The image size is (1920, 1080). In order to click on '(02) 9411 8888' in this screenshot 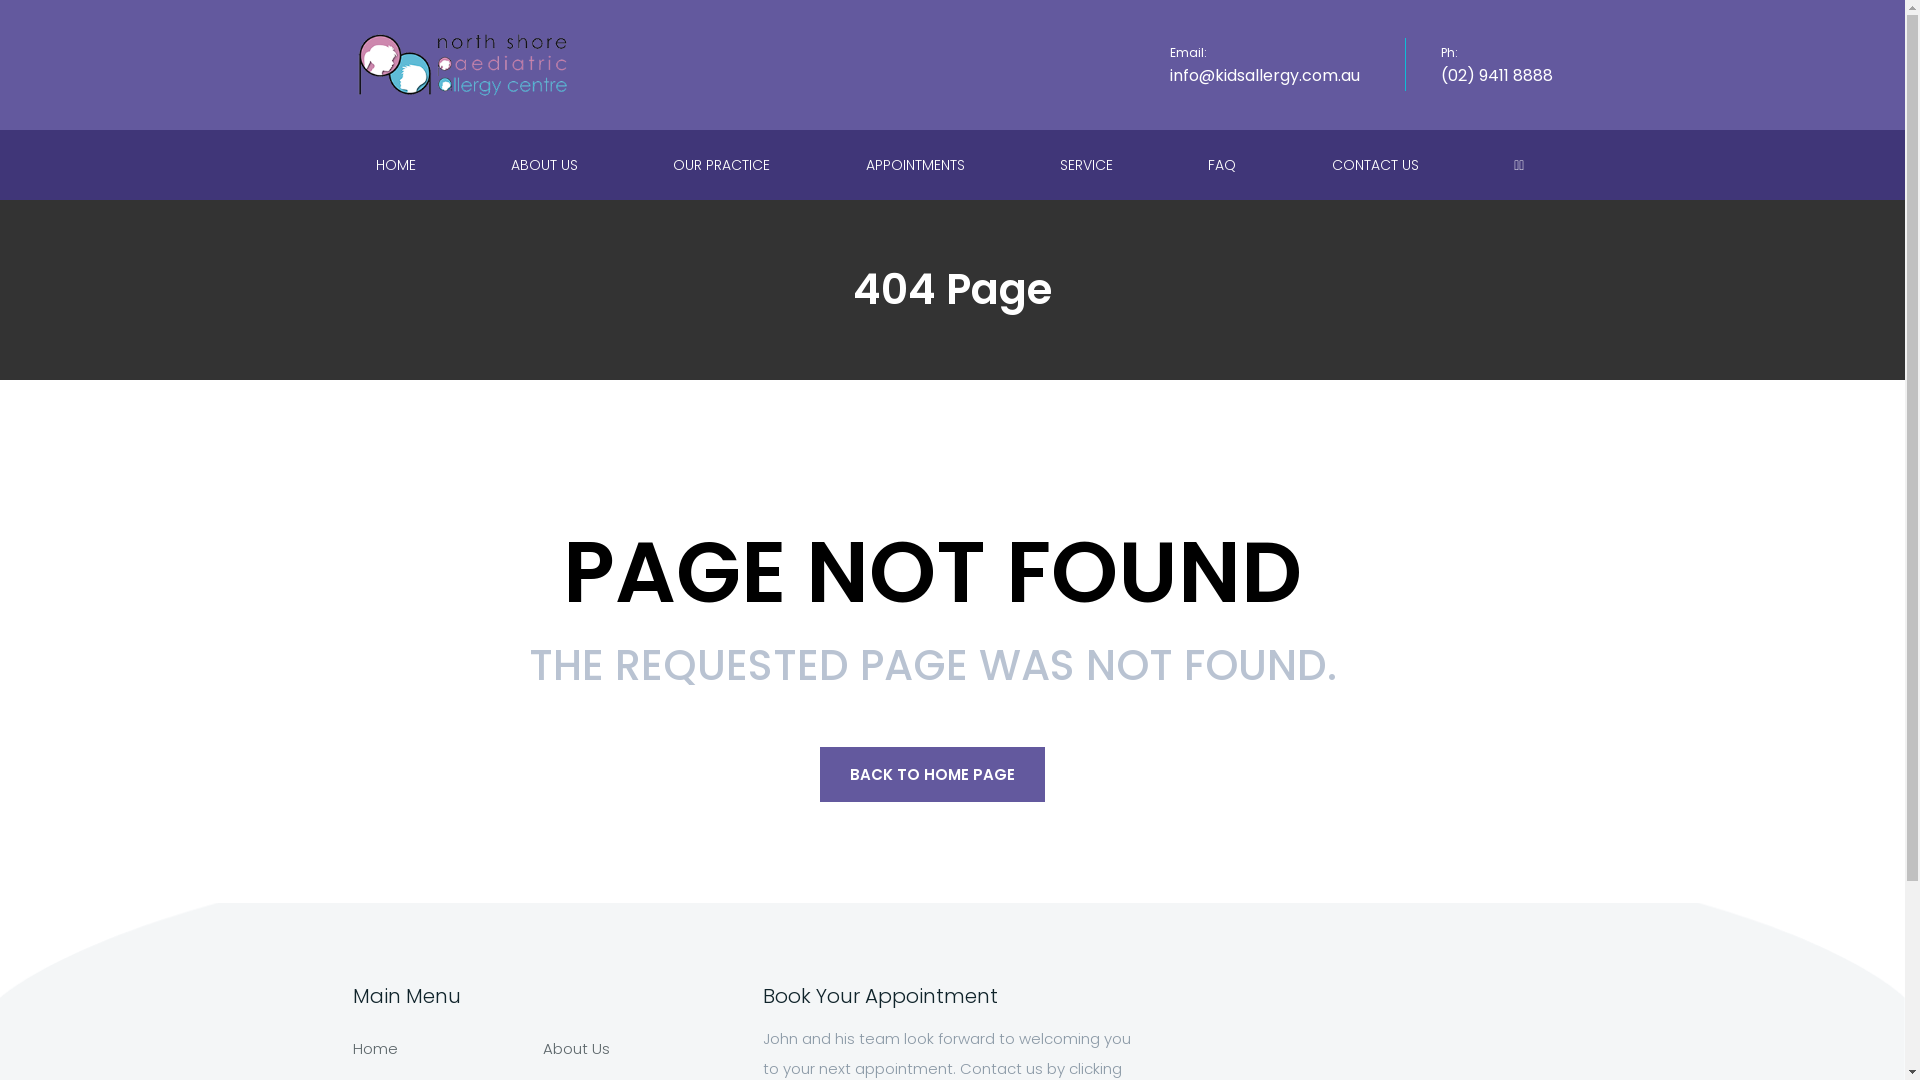, I will do `click(1496, 74)`.